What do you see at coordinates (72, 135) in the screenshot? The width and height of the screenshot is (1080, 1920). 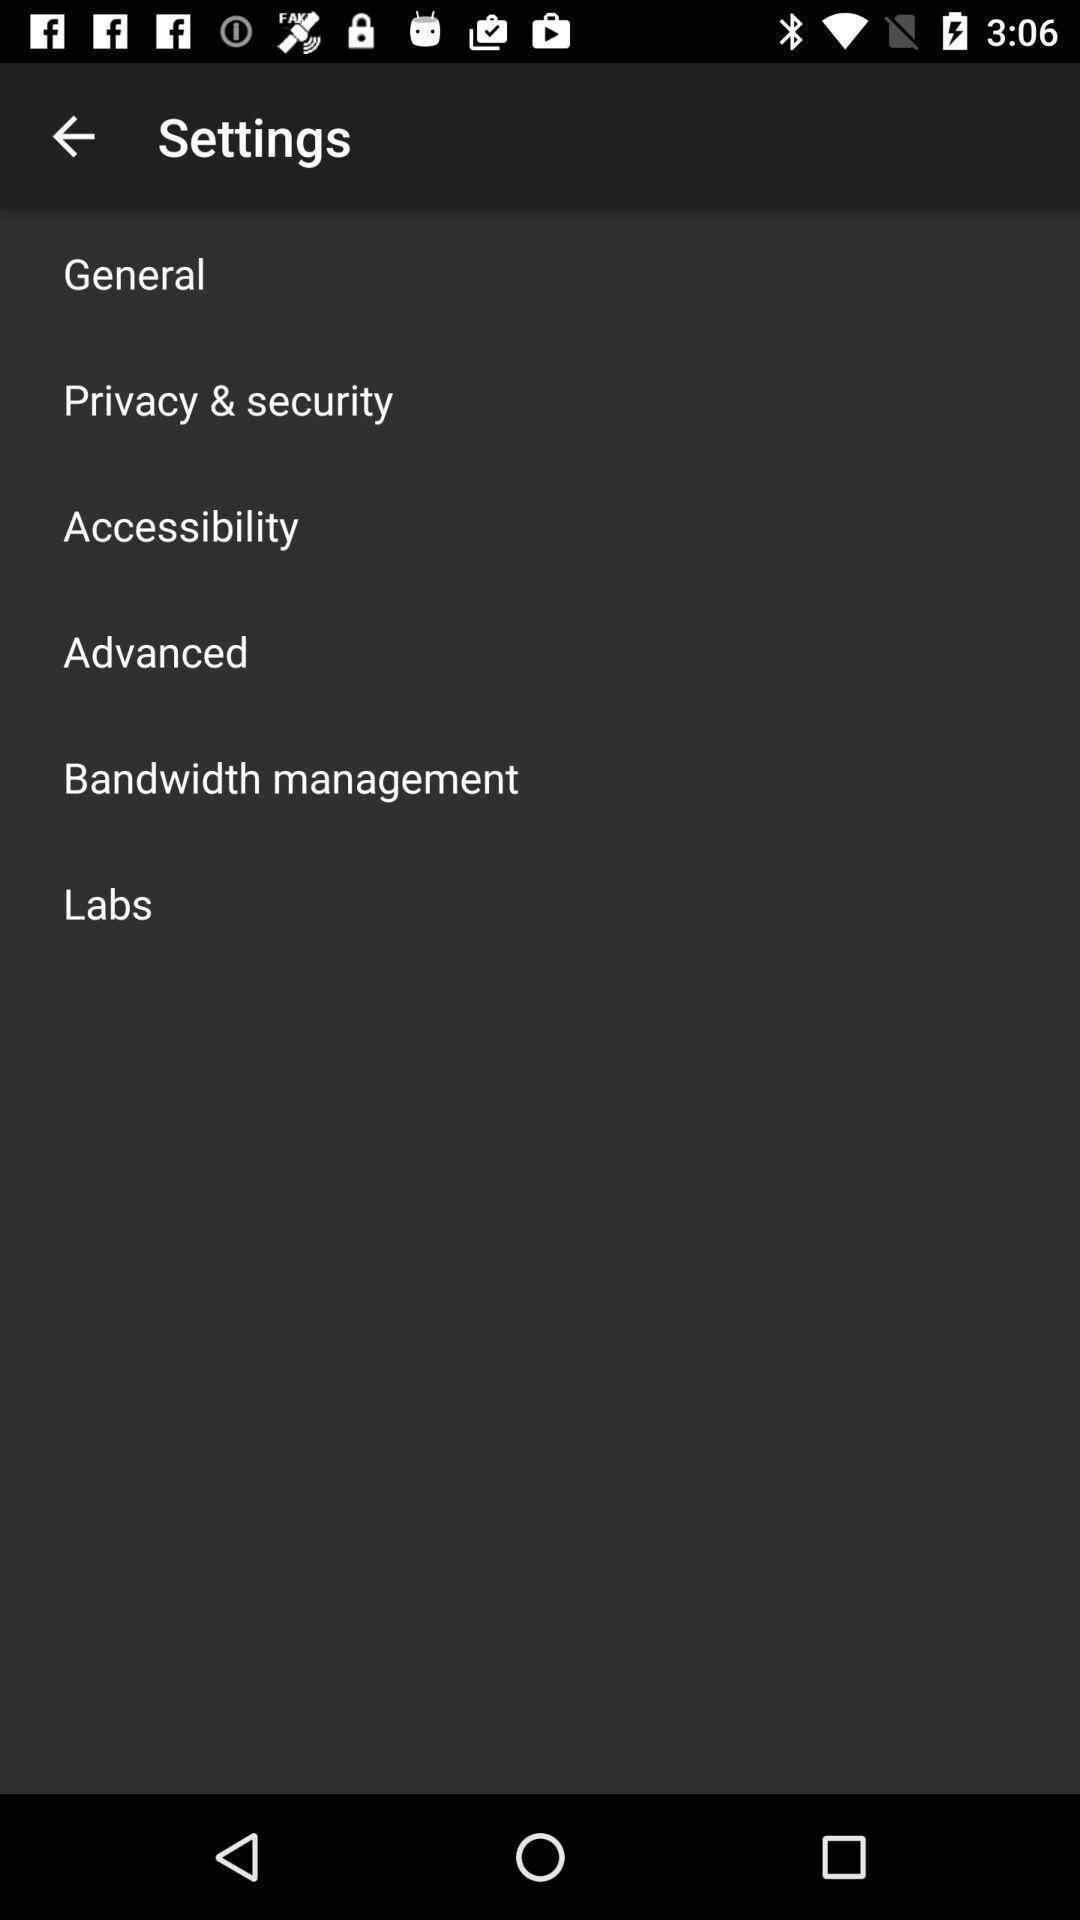 I see `the icon next to the settings icon` at bounding box center [72, 135].